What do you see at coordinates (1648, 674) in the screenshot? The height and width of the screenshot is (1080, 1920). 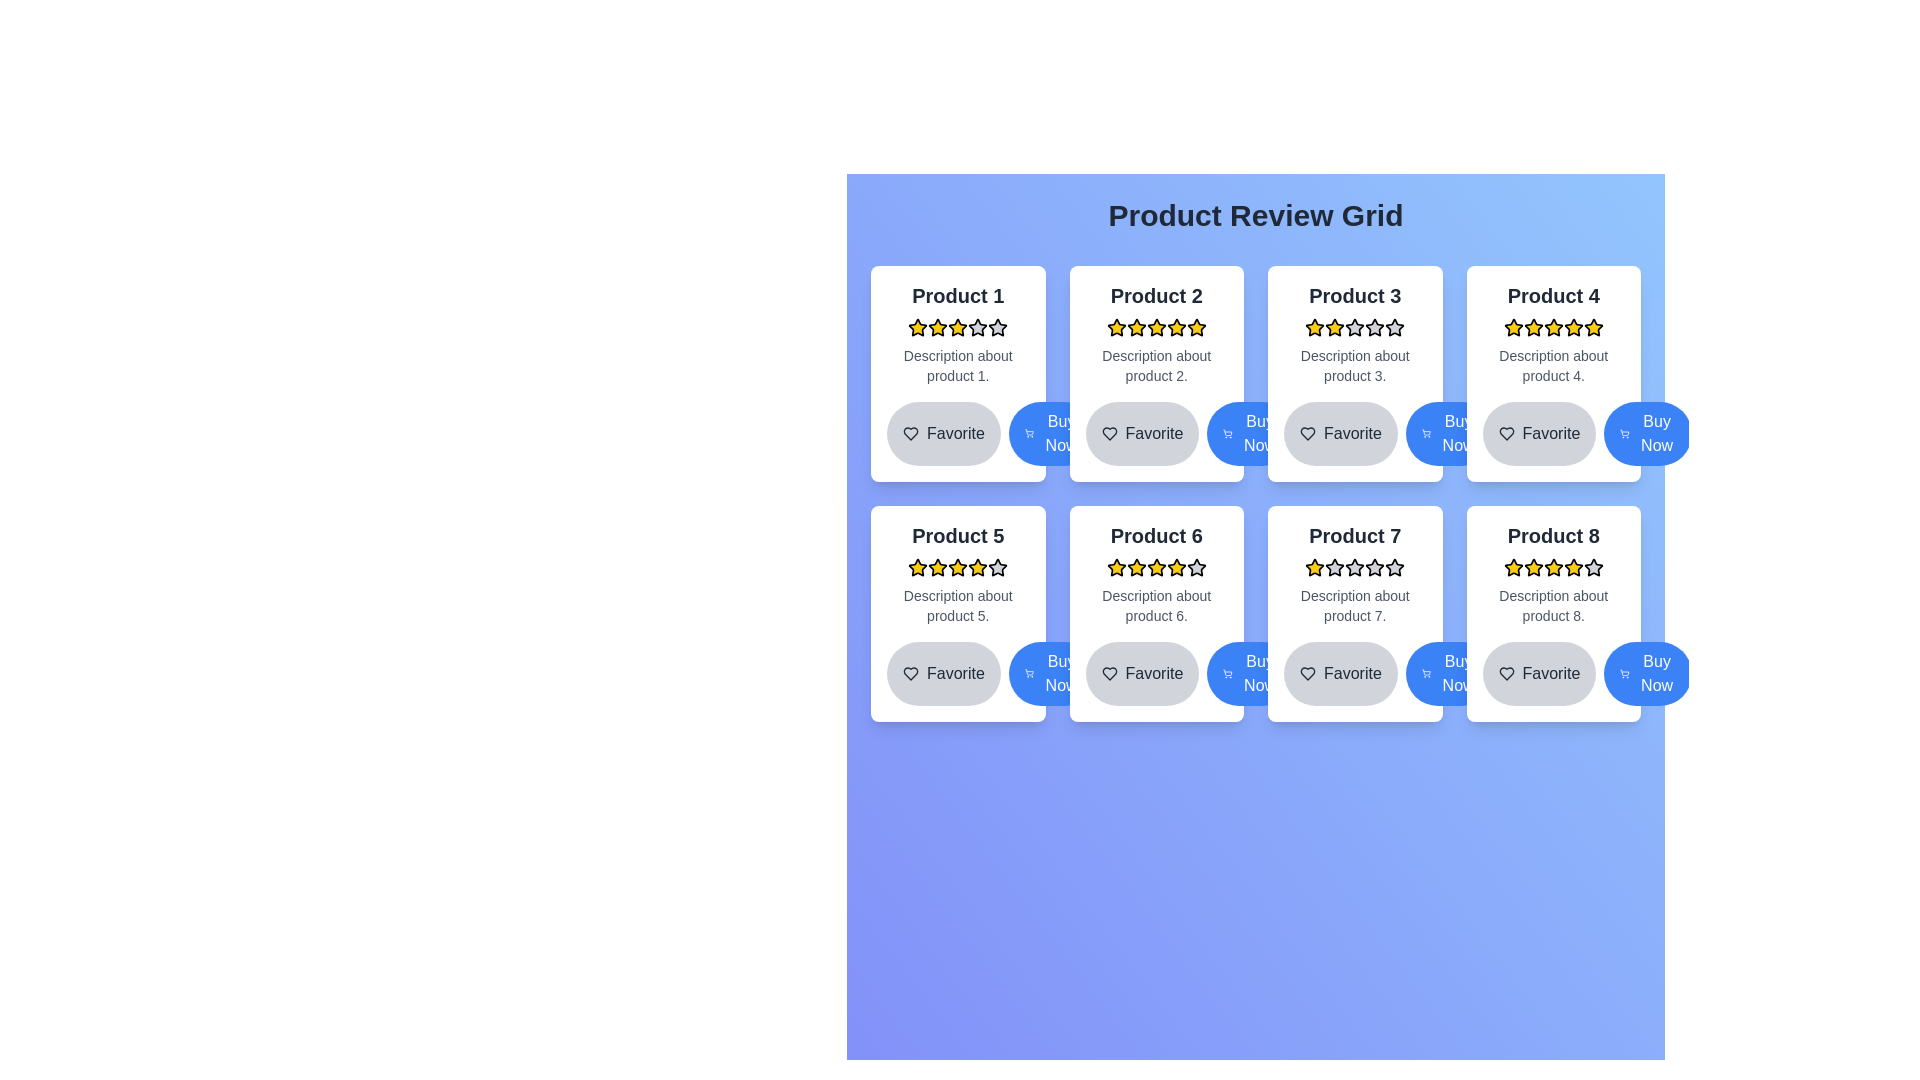 I see `the blue 'Buy Now' button with a cart icon located at the bottom right corner of Product 8's card` at bounding box center [1648, 674].